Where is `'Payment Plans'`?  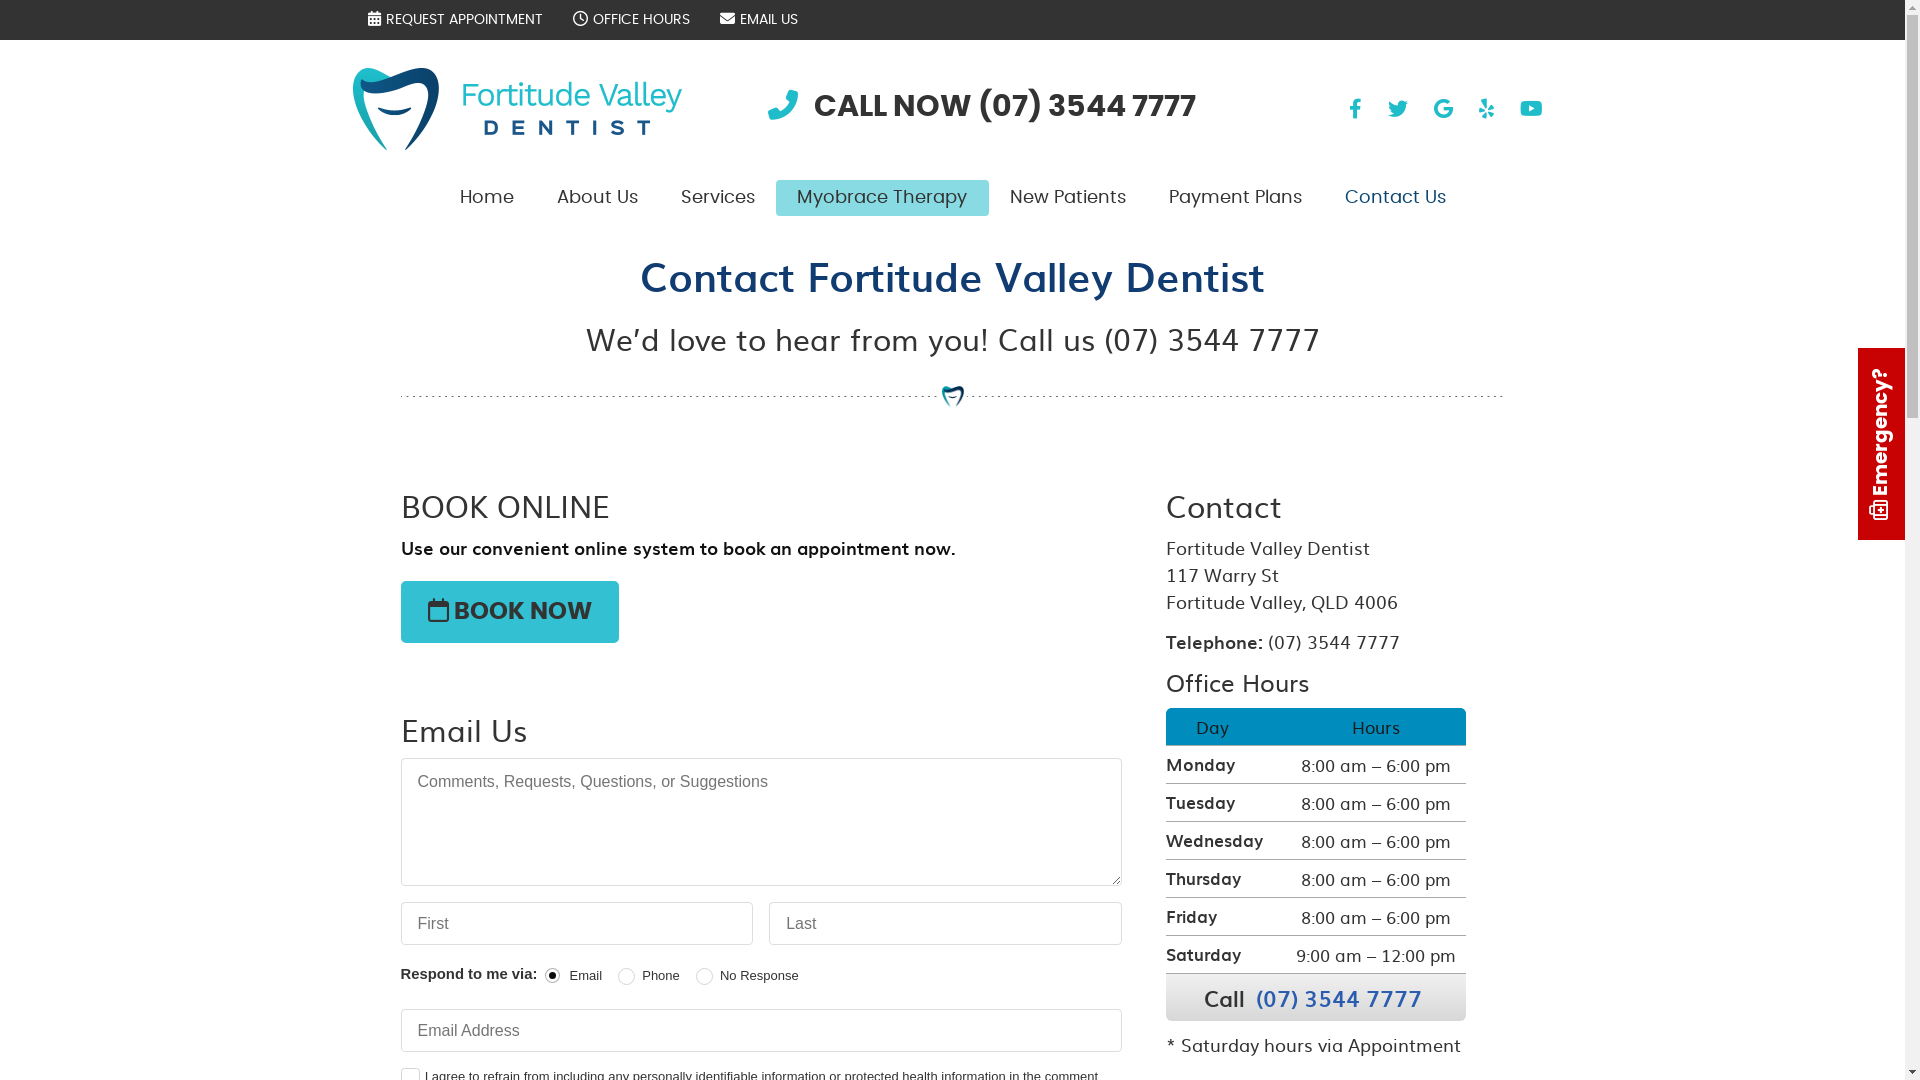 'Payment Plans' is located at coordinates (1235, 197).